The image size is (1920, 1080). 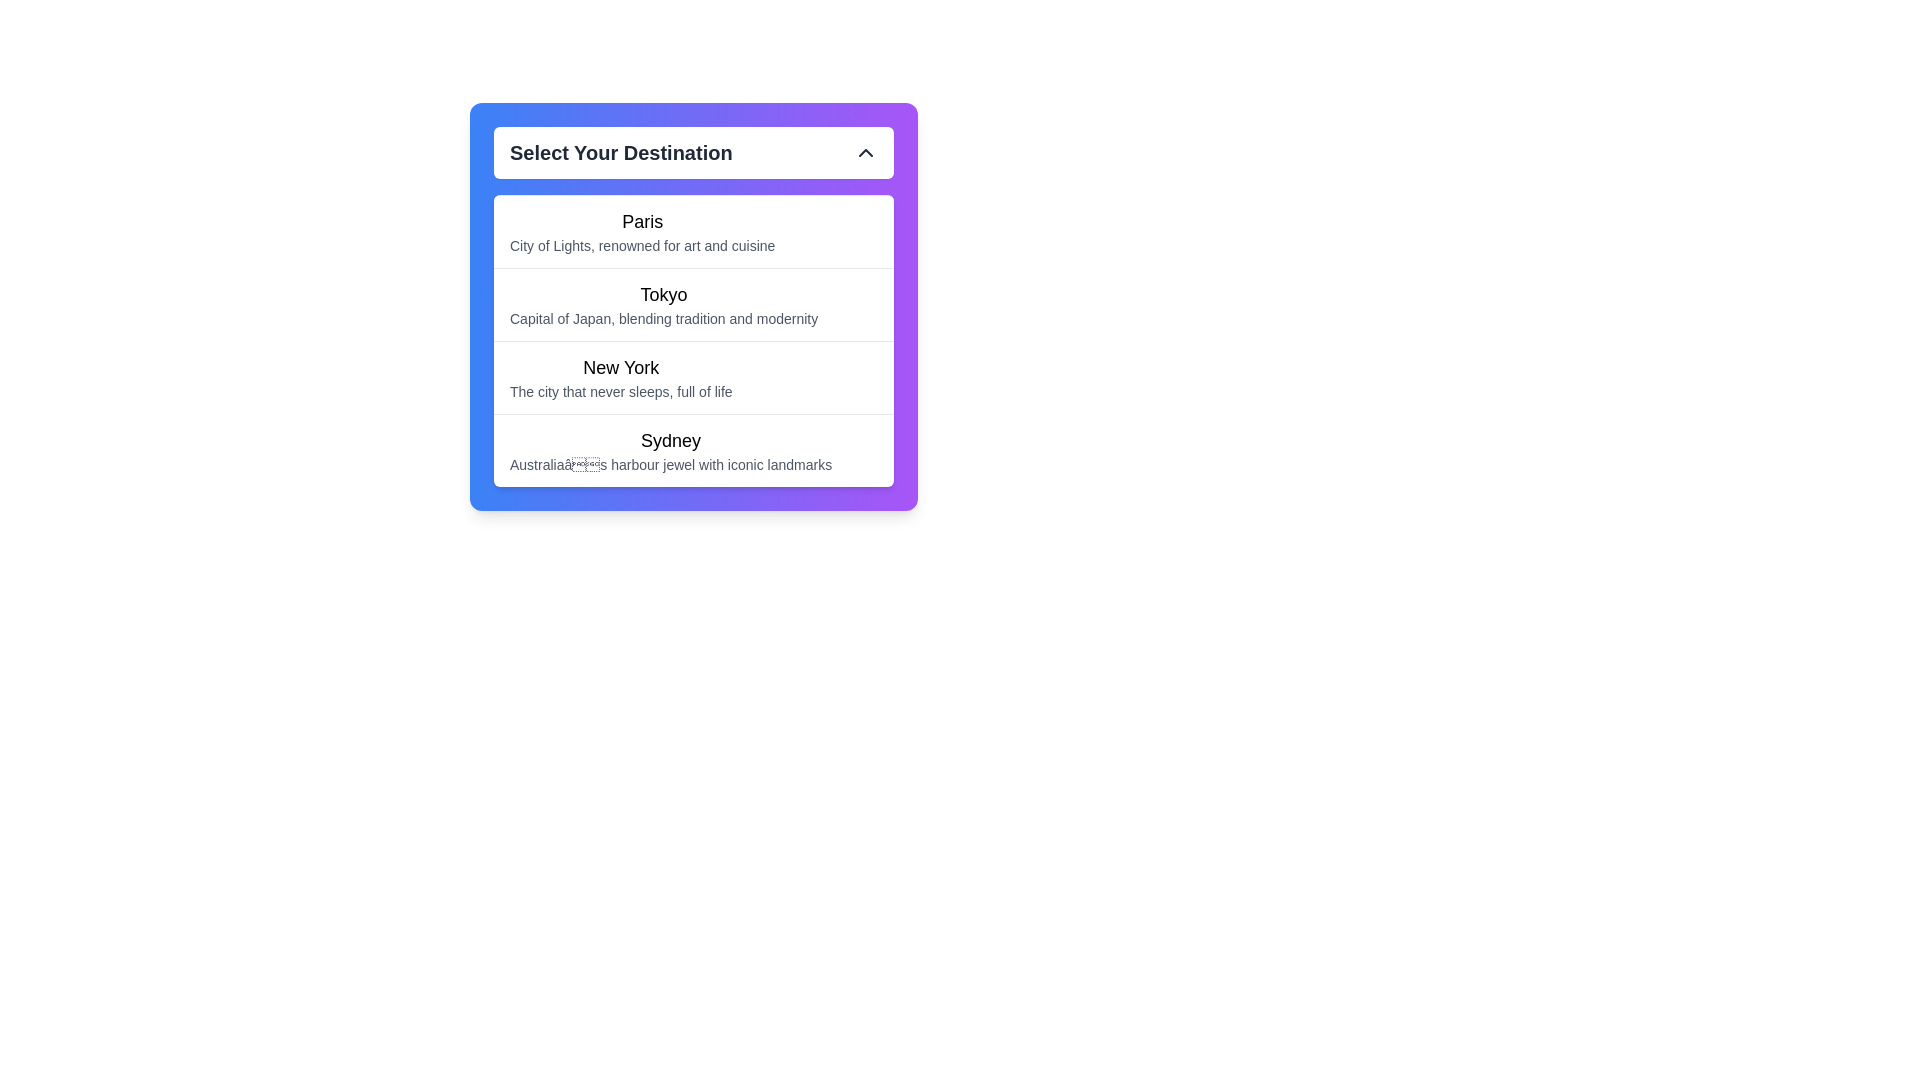 I want to click on the text label displaying 'Sydney', which is located in the bottom section of the 'Select Your Destination' interface card, above the description text 'Australia’s harbour jewel with iconic landmarks', so click(x=671, y=439).